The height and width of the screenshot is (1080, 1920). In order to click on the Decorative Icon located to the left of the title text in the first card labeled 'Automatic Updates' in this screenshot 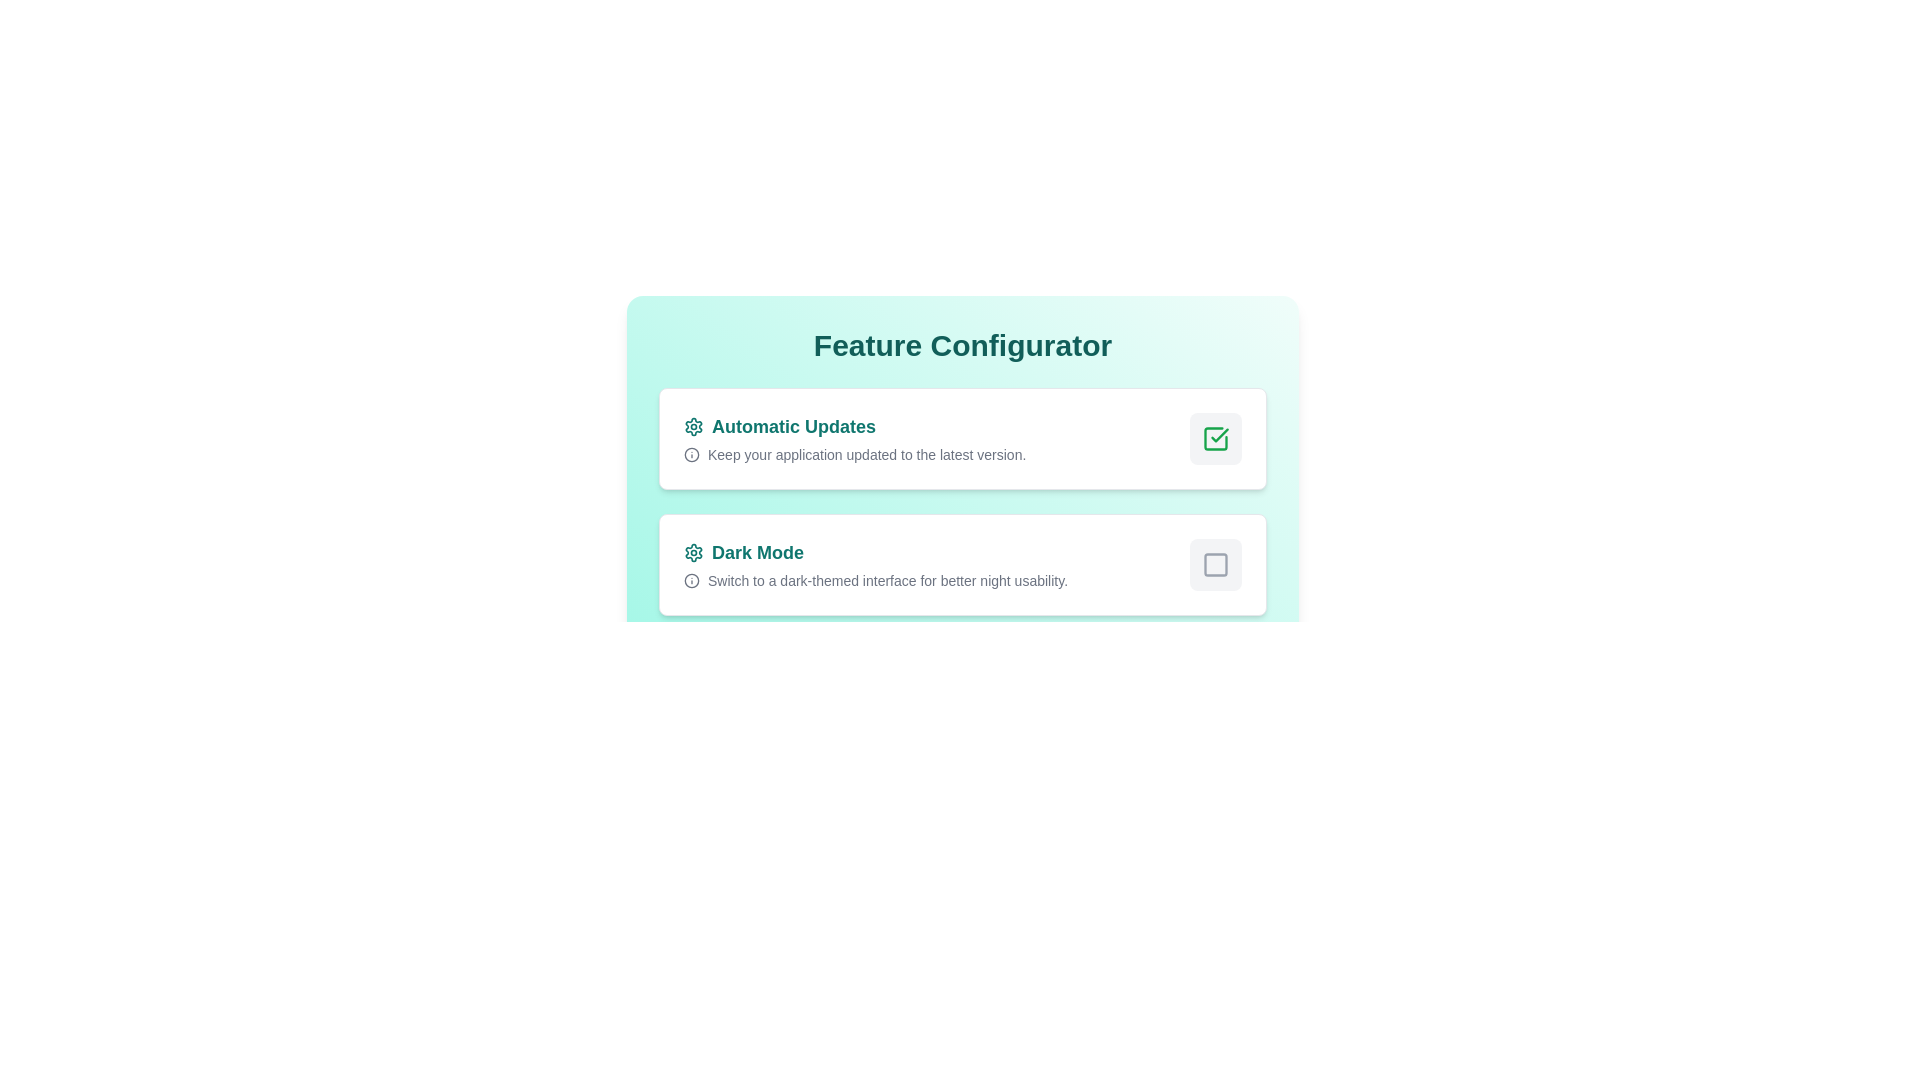, I will do `click(694, 426)`.